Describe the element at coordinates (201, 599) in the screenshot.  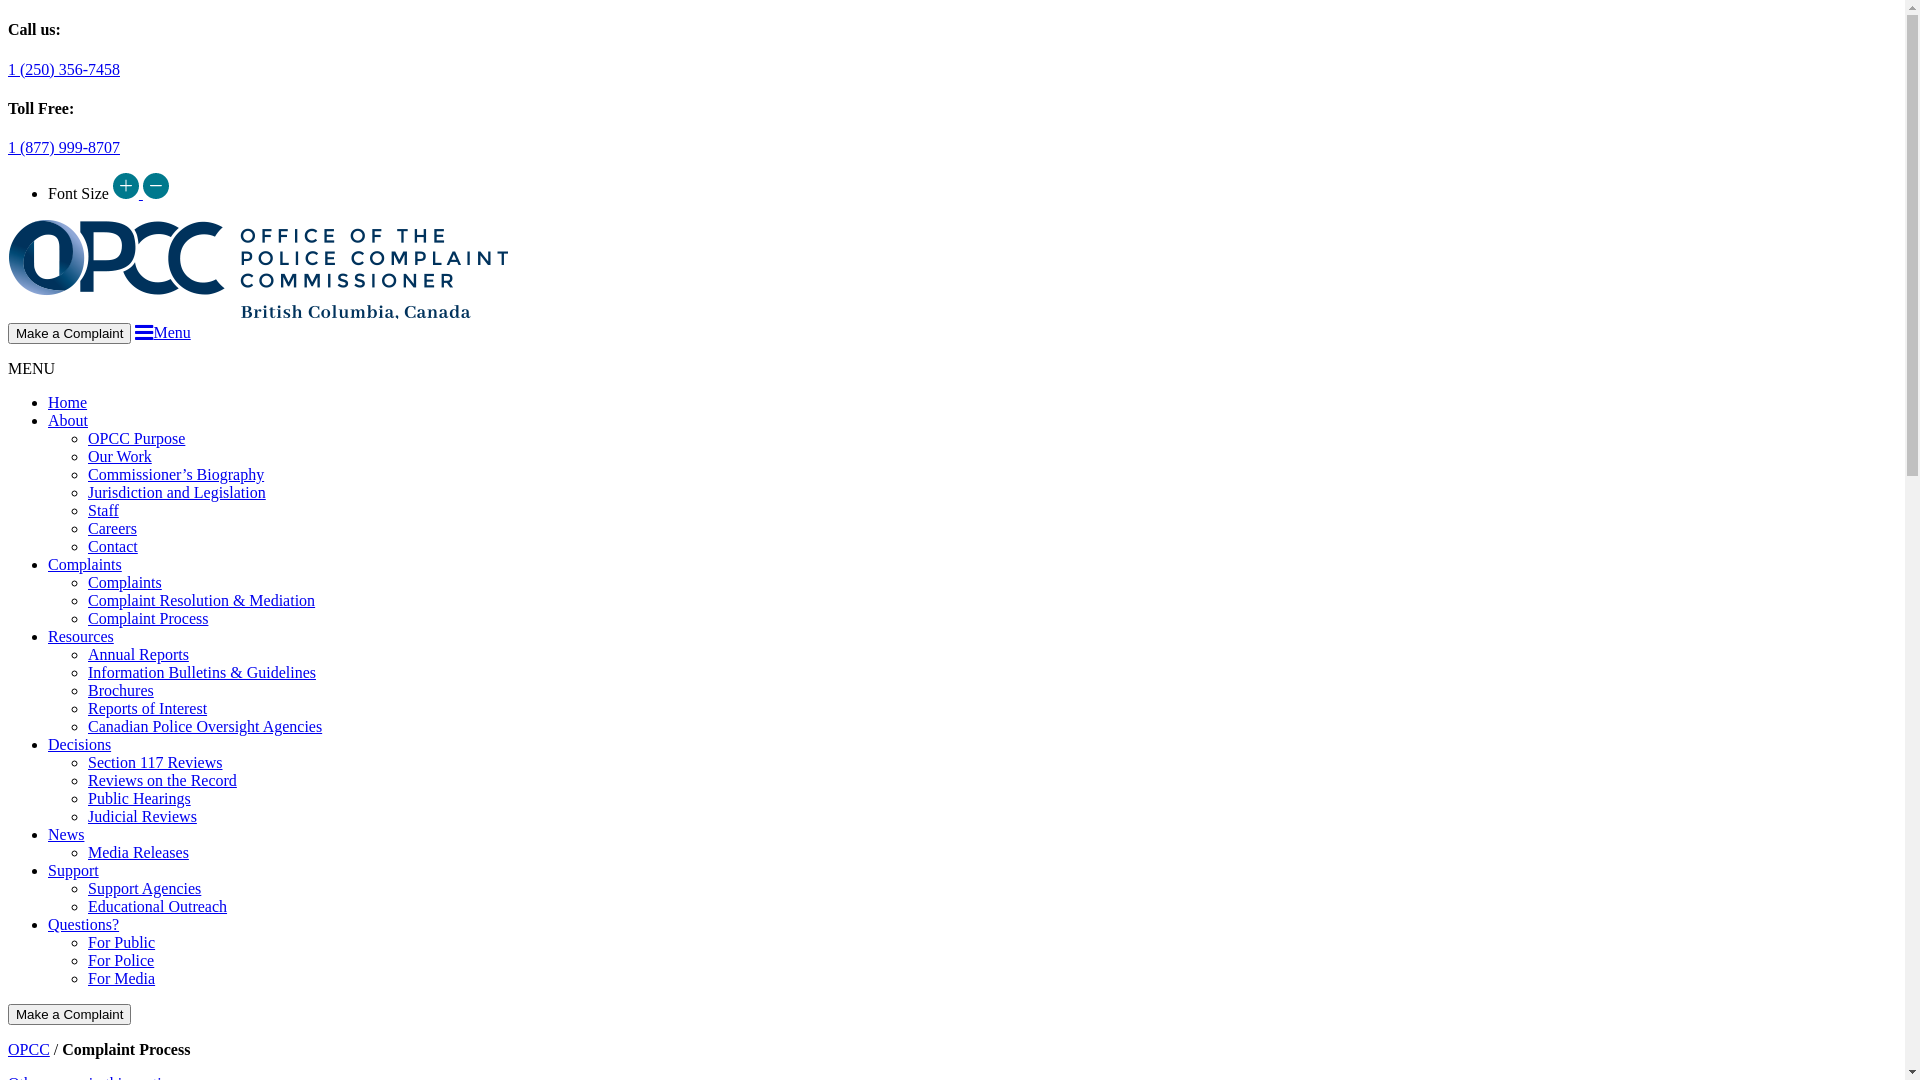
I see `'Complaint Resolution & Mediation'` at that location.